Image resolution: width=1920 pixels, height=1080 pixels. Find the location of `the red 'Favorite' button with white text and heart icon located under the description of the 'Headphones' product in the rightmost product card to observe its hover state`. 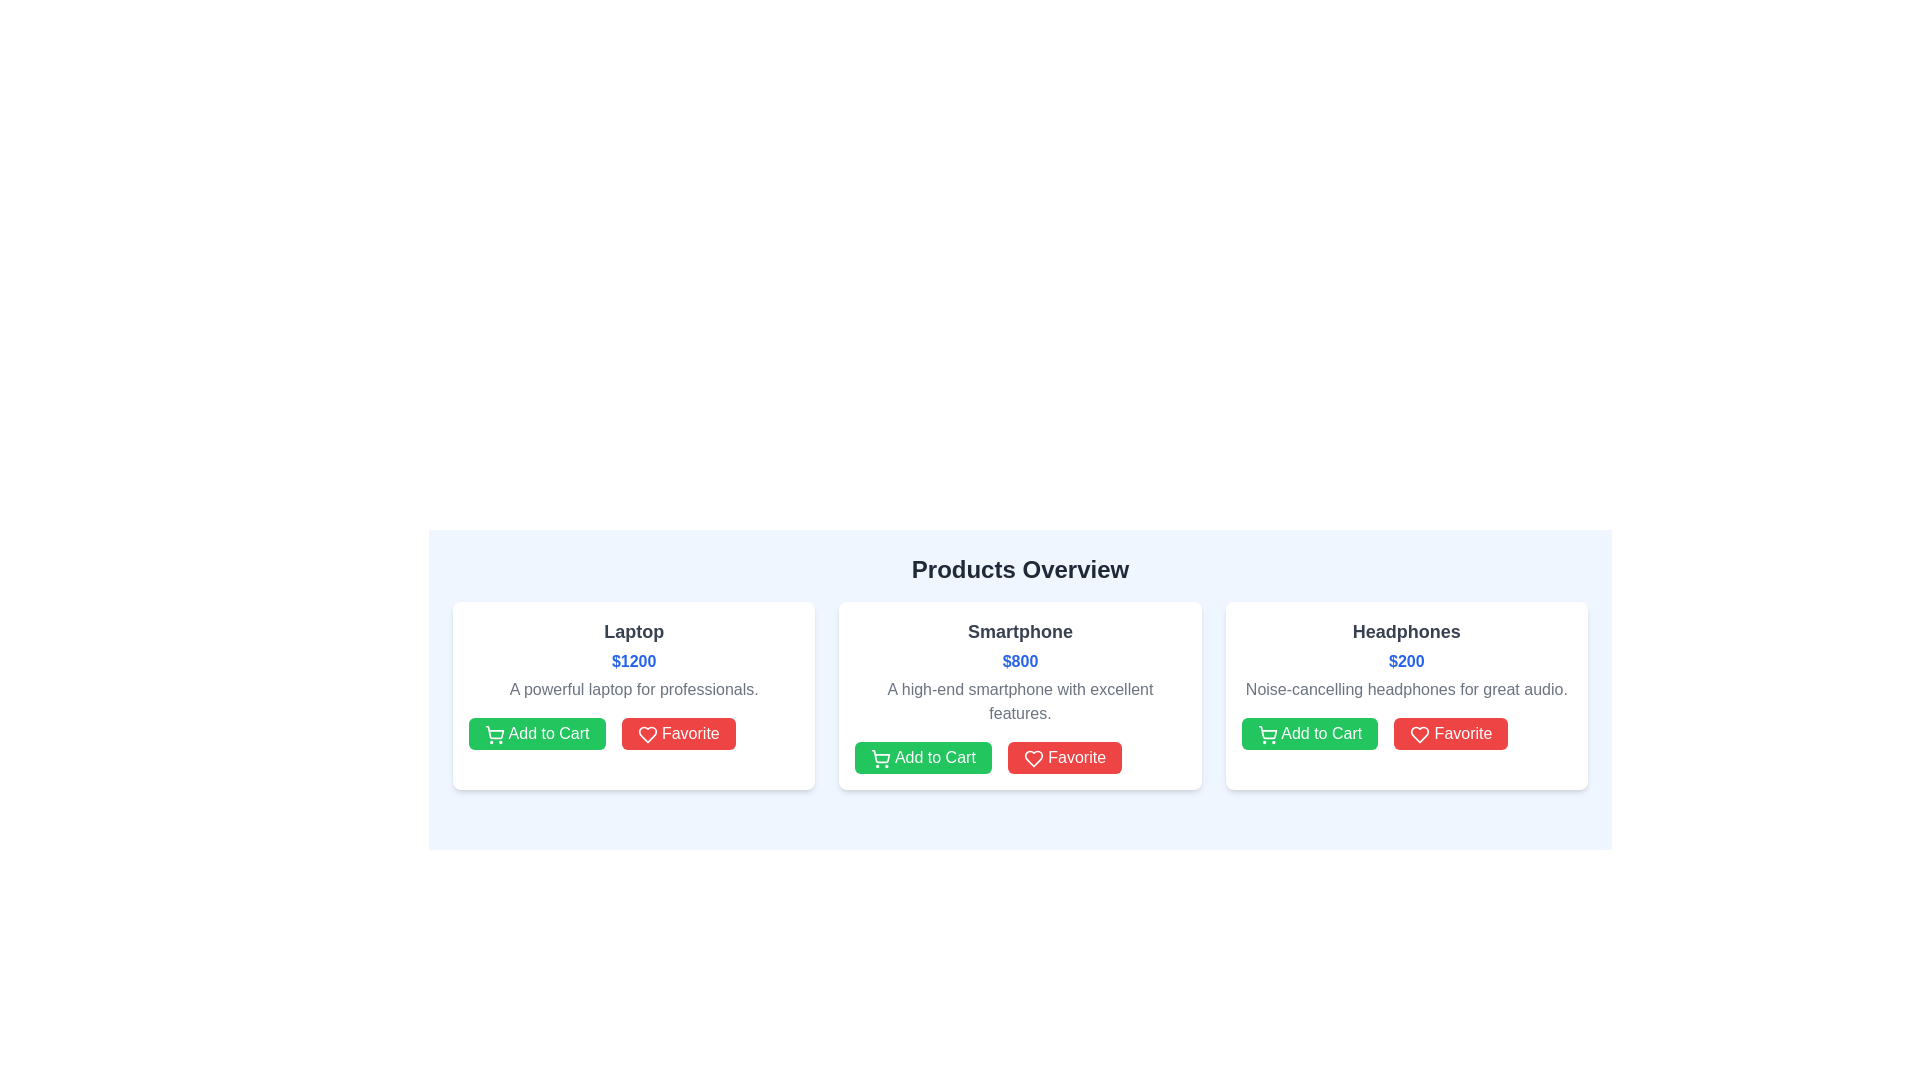

the red 'Favorite' button with white text and heart icon located under the description of the 'Headphones' product in the rightmost product card to observe its hover state is located at coordinates (1405, 733).